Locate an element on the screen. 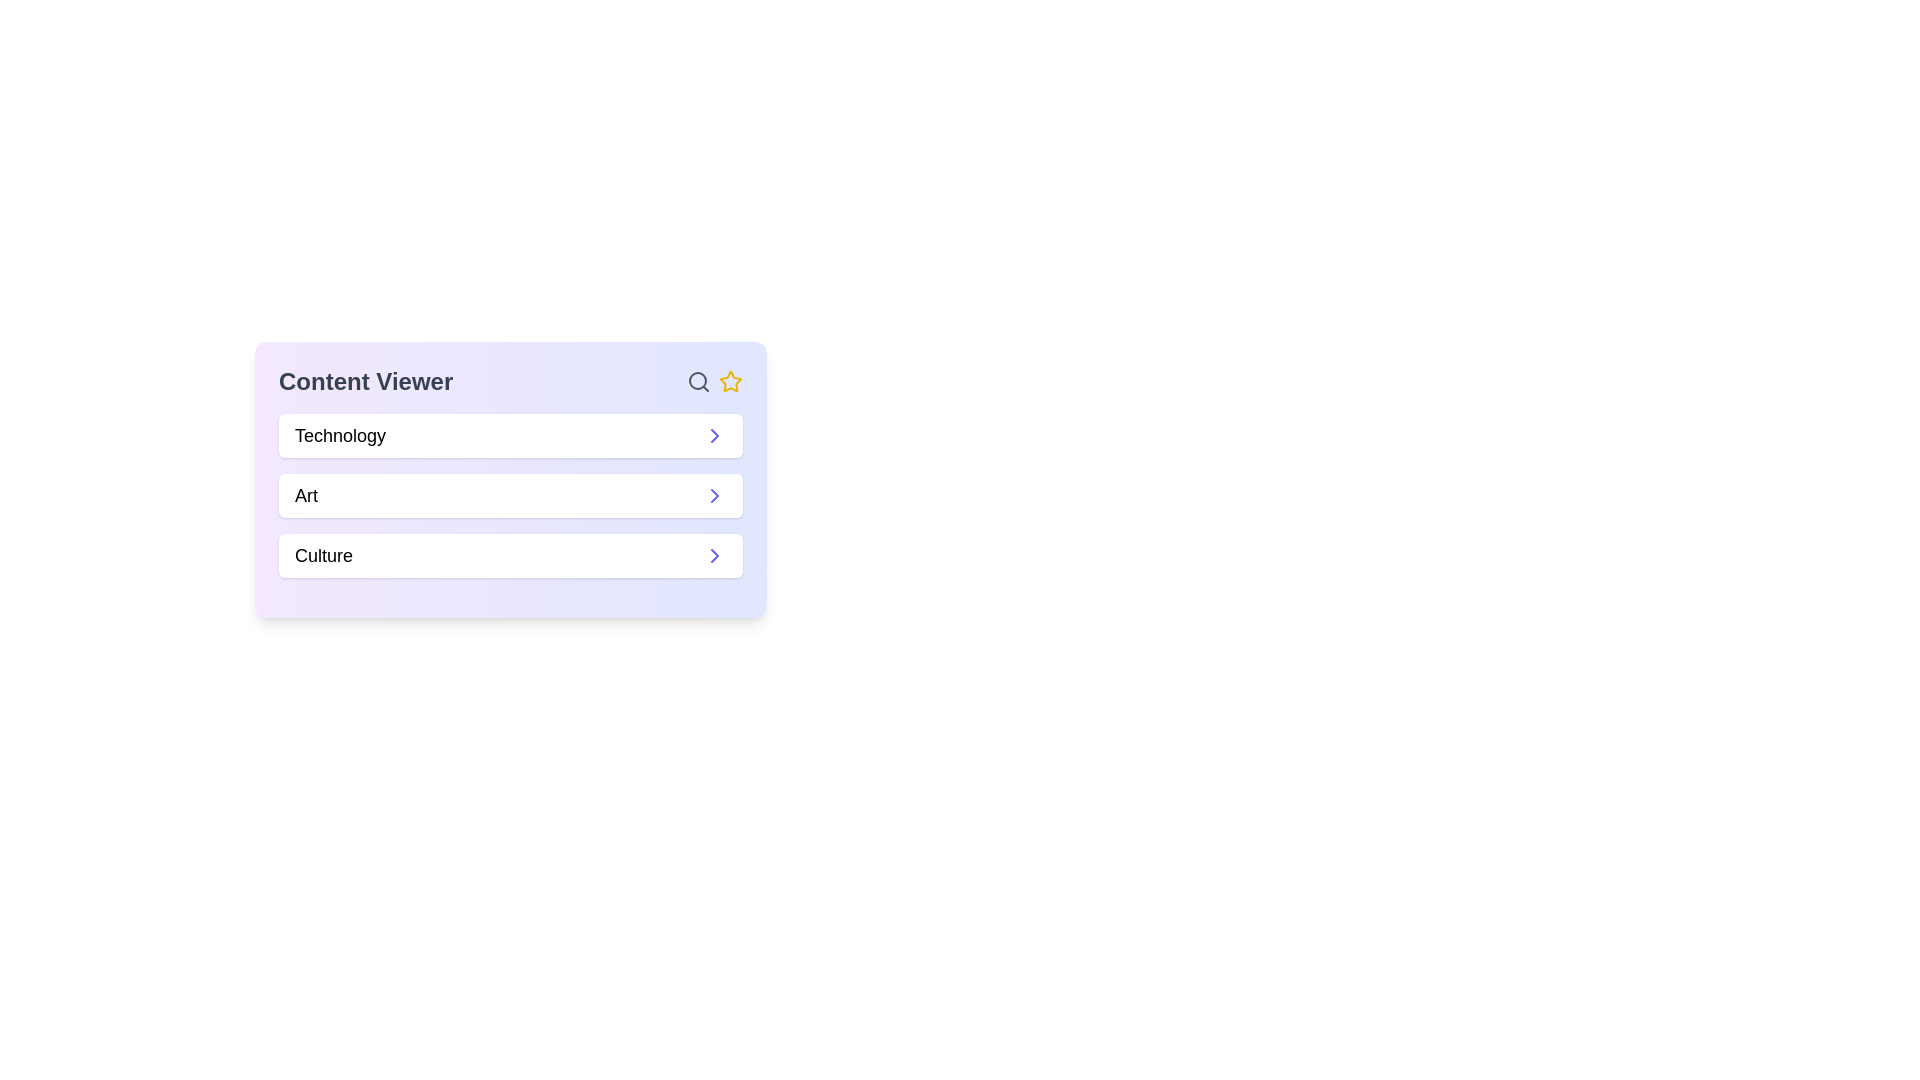  the right-pointing chevron icon next to the 'Culture' label in the third row is located at coordinates (715, 555).